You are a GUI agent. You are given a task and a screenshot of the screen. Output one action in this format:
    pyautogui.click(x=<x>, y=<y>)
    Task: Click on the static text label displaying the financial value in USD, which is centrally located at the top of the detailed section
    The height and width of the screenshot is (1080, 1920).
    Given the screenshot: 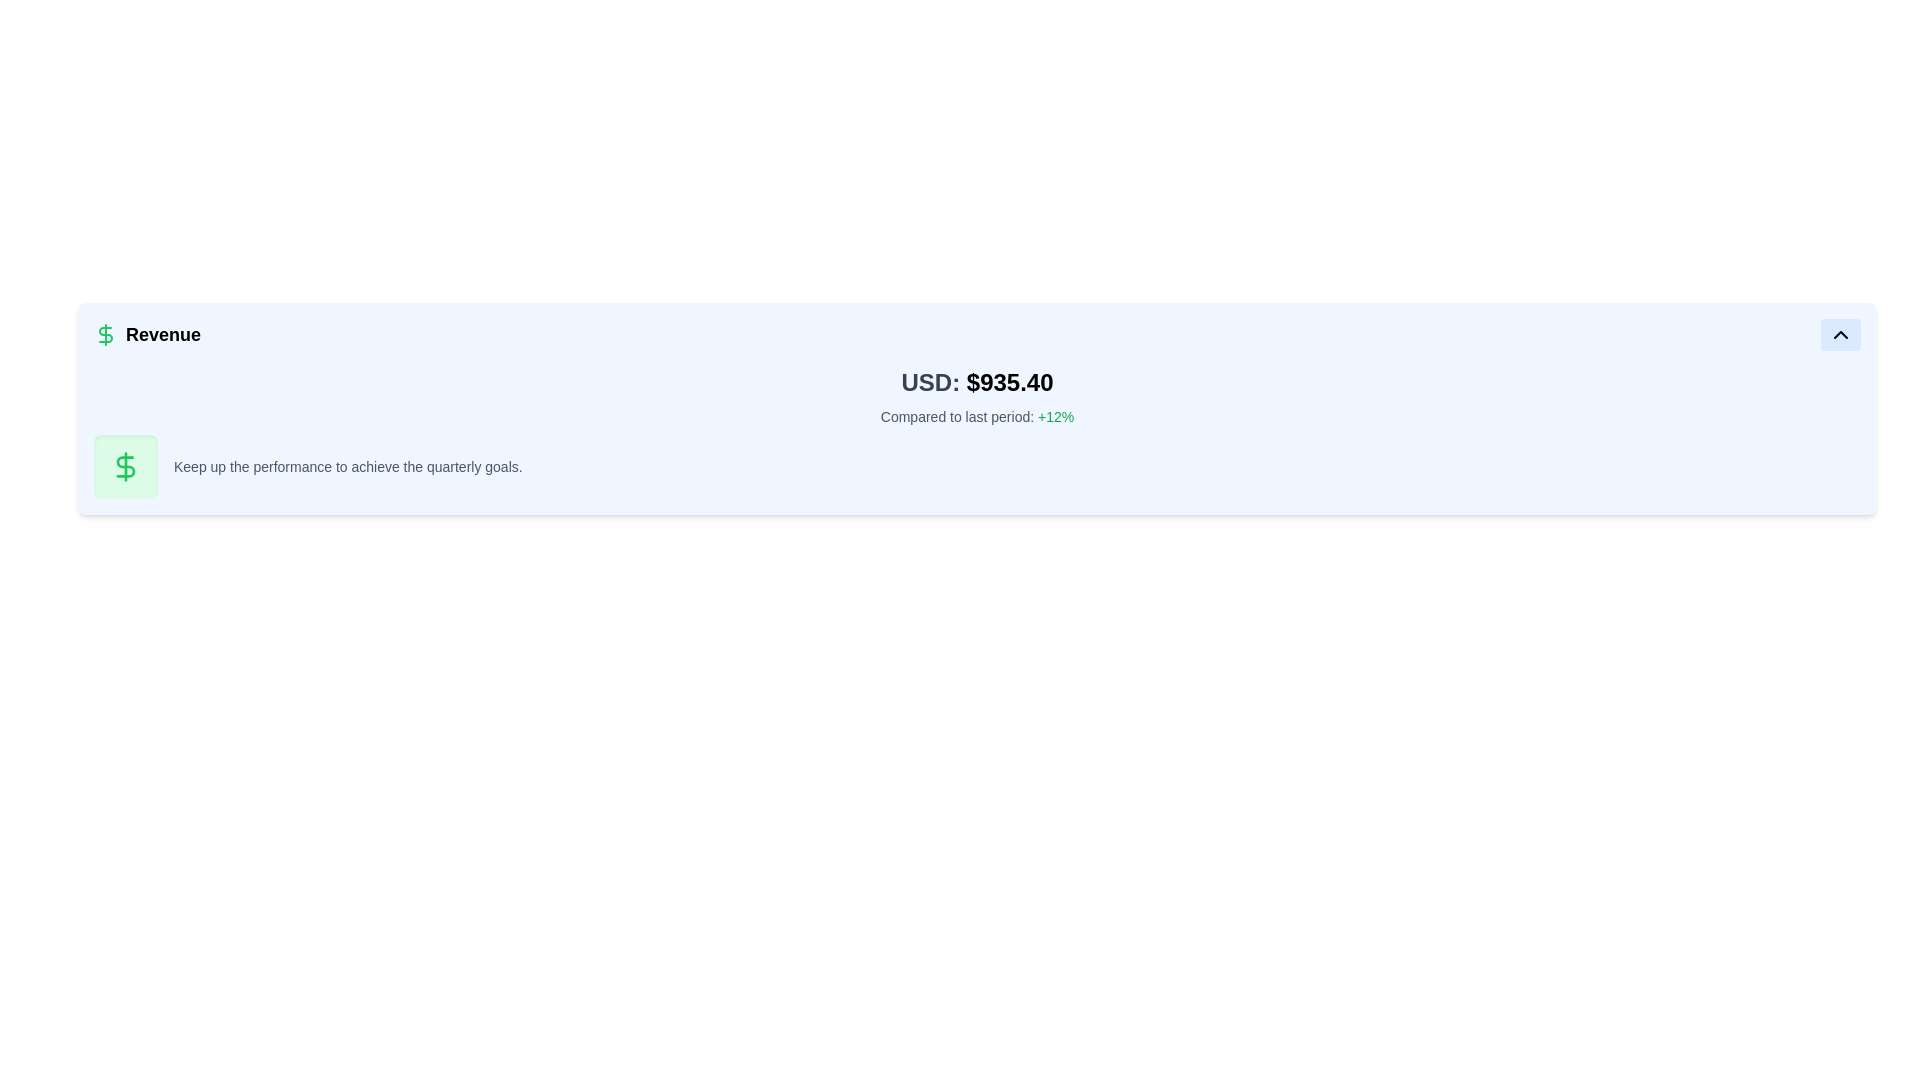 What is the action you would take?
    pyautogui.click(x=977, y=382)
    